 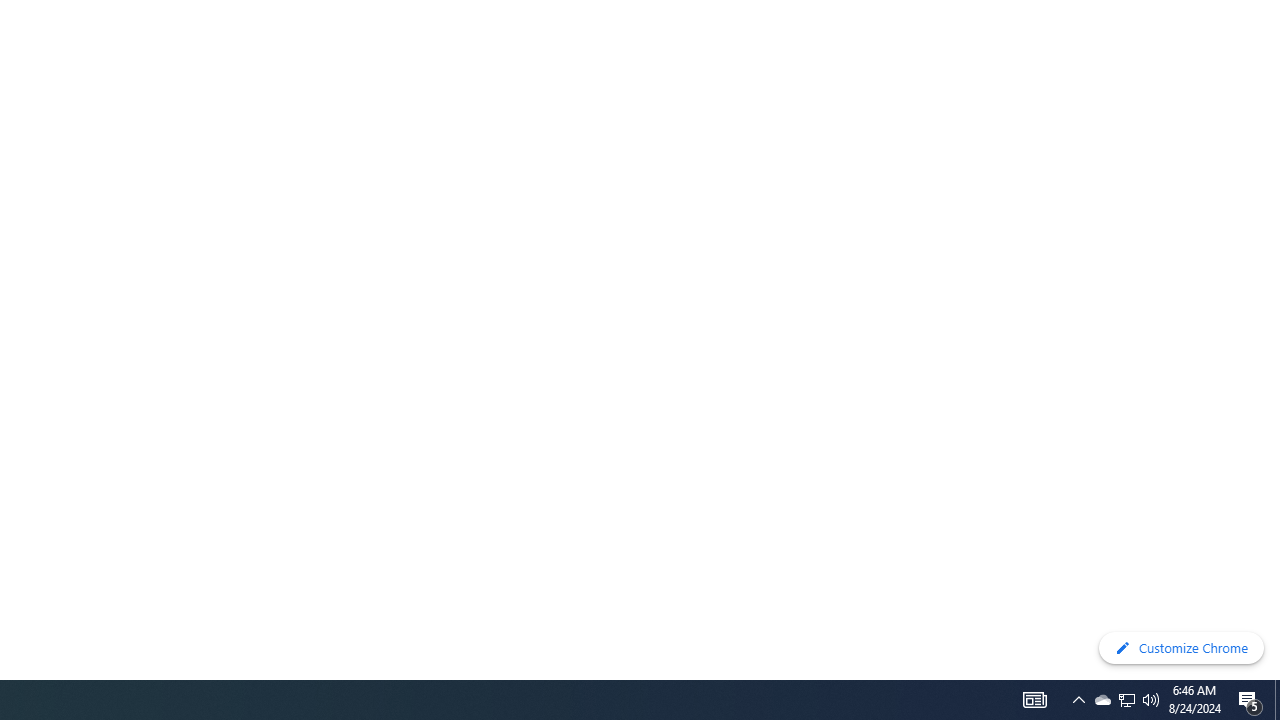 What do you see at coordinates (1181, 648) in the screenshot?
I see `'Customize Chrome'` at bounding box center [1181, 648].